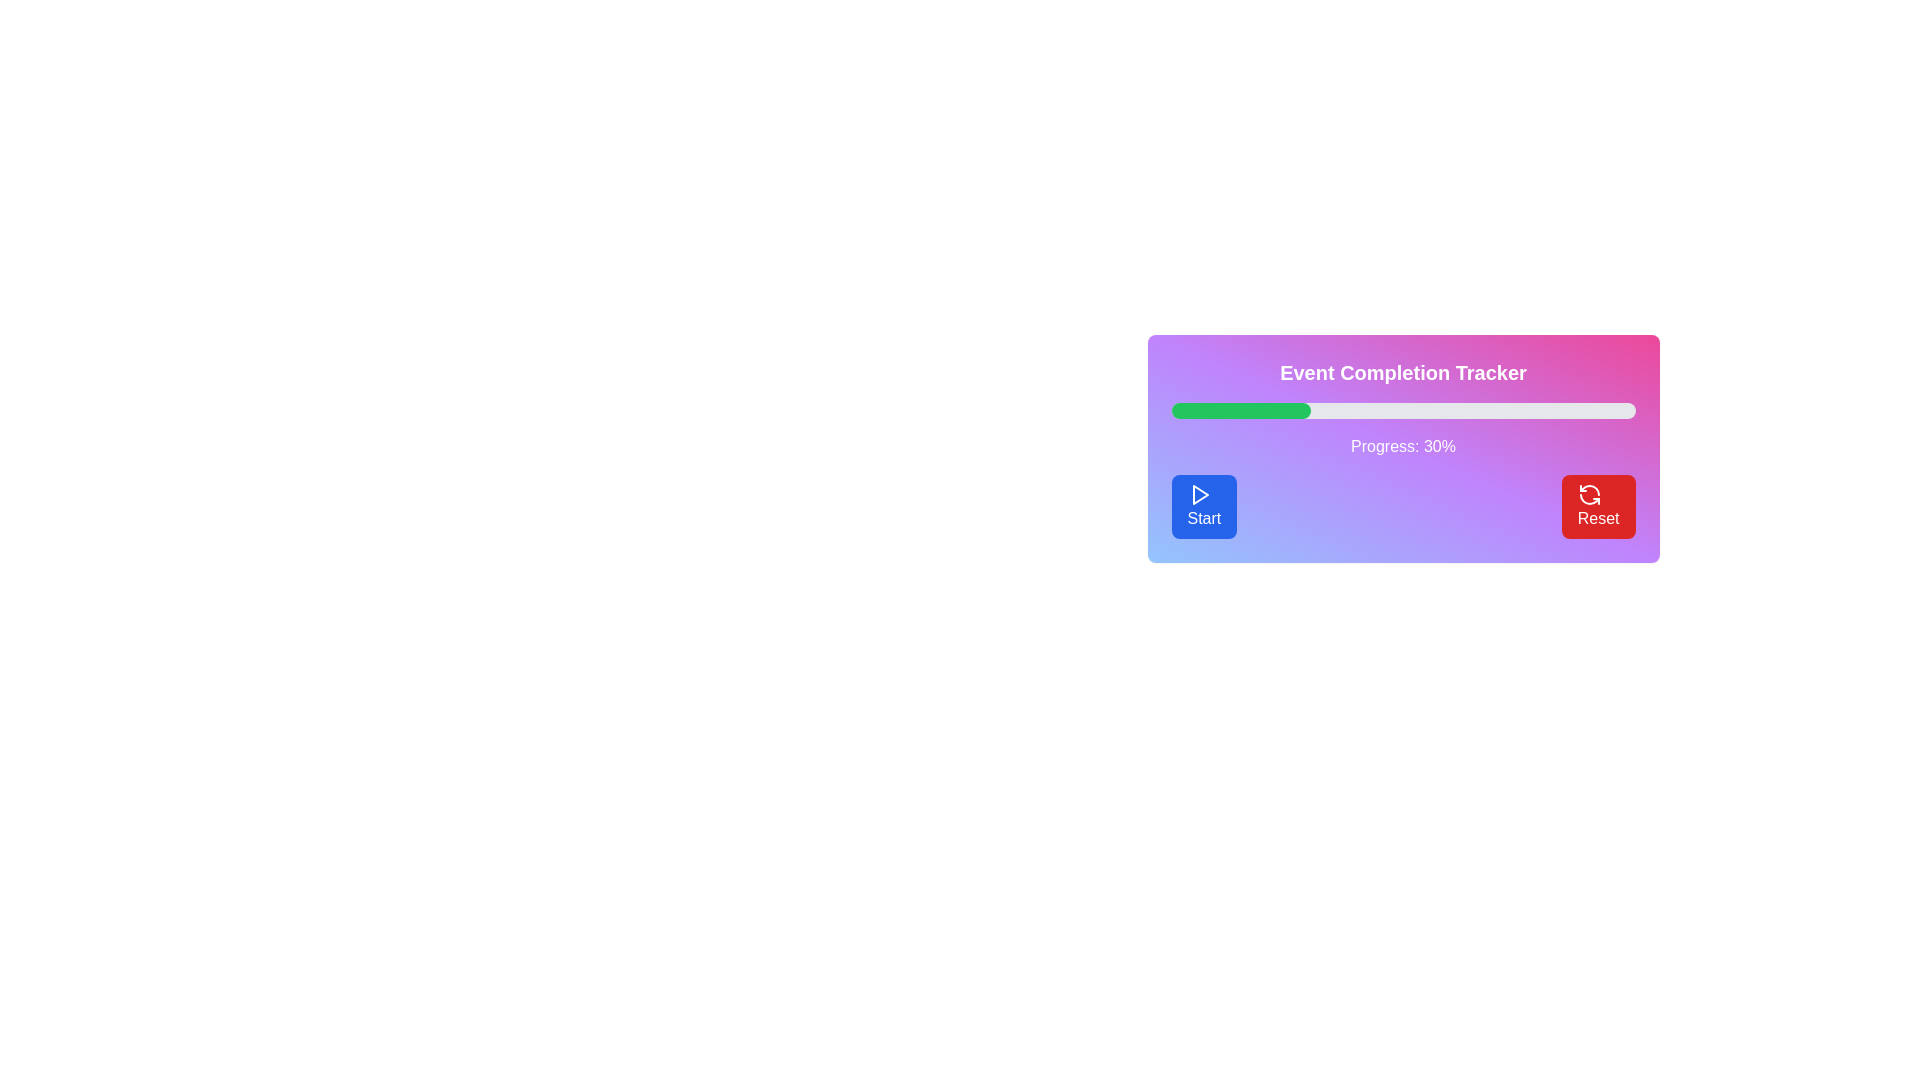 Image resolution: width=1920 pixels, height=1080 pixels. Describe the element at coordinates (1240, 410) in the screenshot. I see `the Progress bar segment that visually represents 30% completion of a task, located in the upper center of the card labeled 'Progress: 30%.'` at that location.